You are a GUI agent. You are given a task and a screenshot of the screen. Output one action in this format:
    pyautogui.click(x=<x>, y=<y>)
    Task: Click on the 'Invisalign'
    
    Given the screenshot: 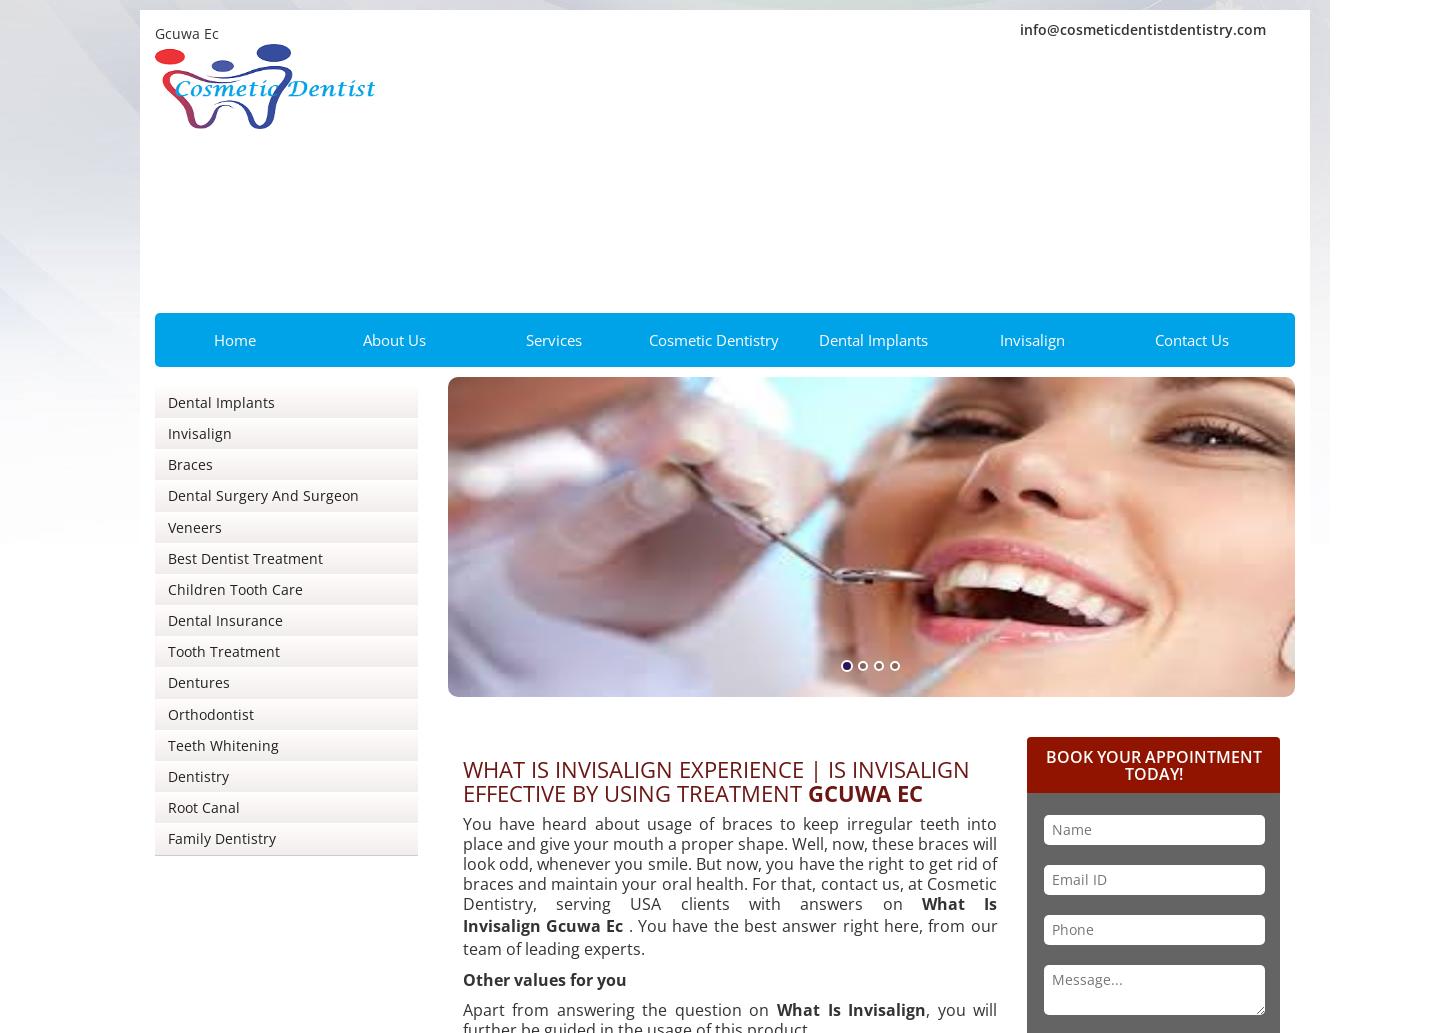 What is the action you would take?
    pyautogui.click(x=1032, y=338)
    